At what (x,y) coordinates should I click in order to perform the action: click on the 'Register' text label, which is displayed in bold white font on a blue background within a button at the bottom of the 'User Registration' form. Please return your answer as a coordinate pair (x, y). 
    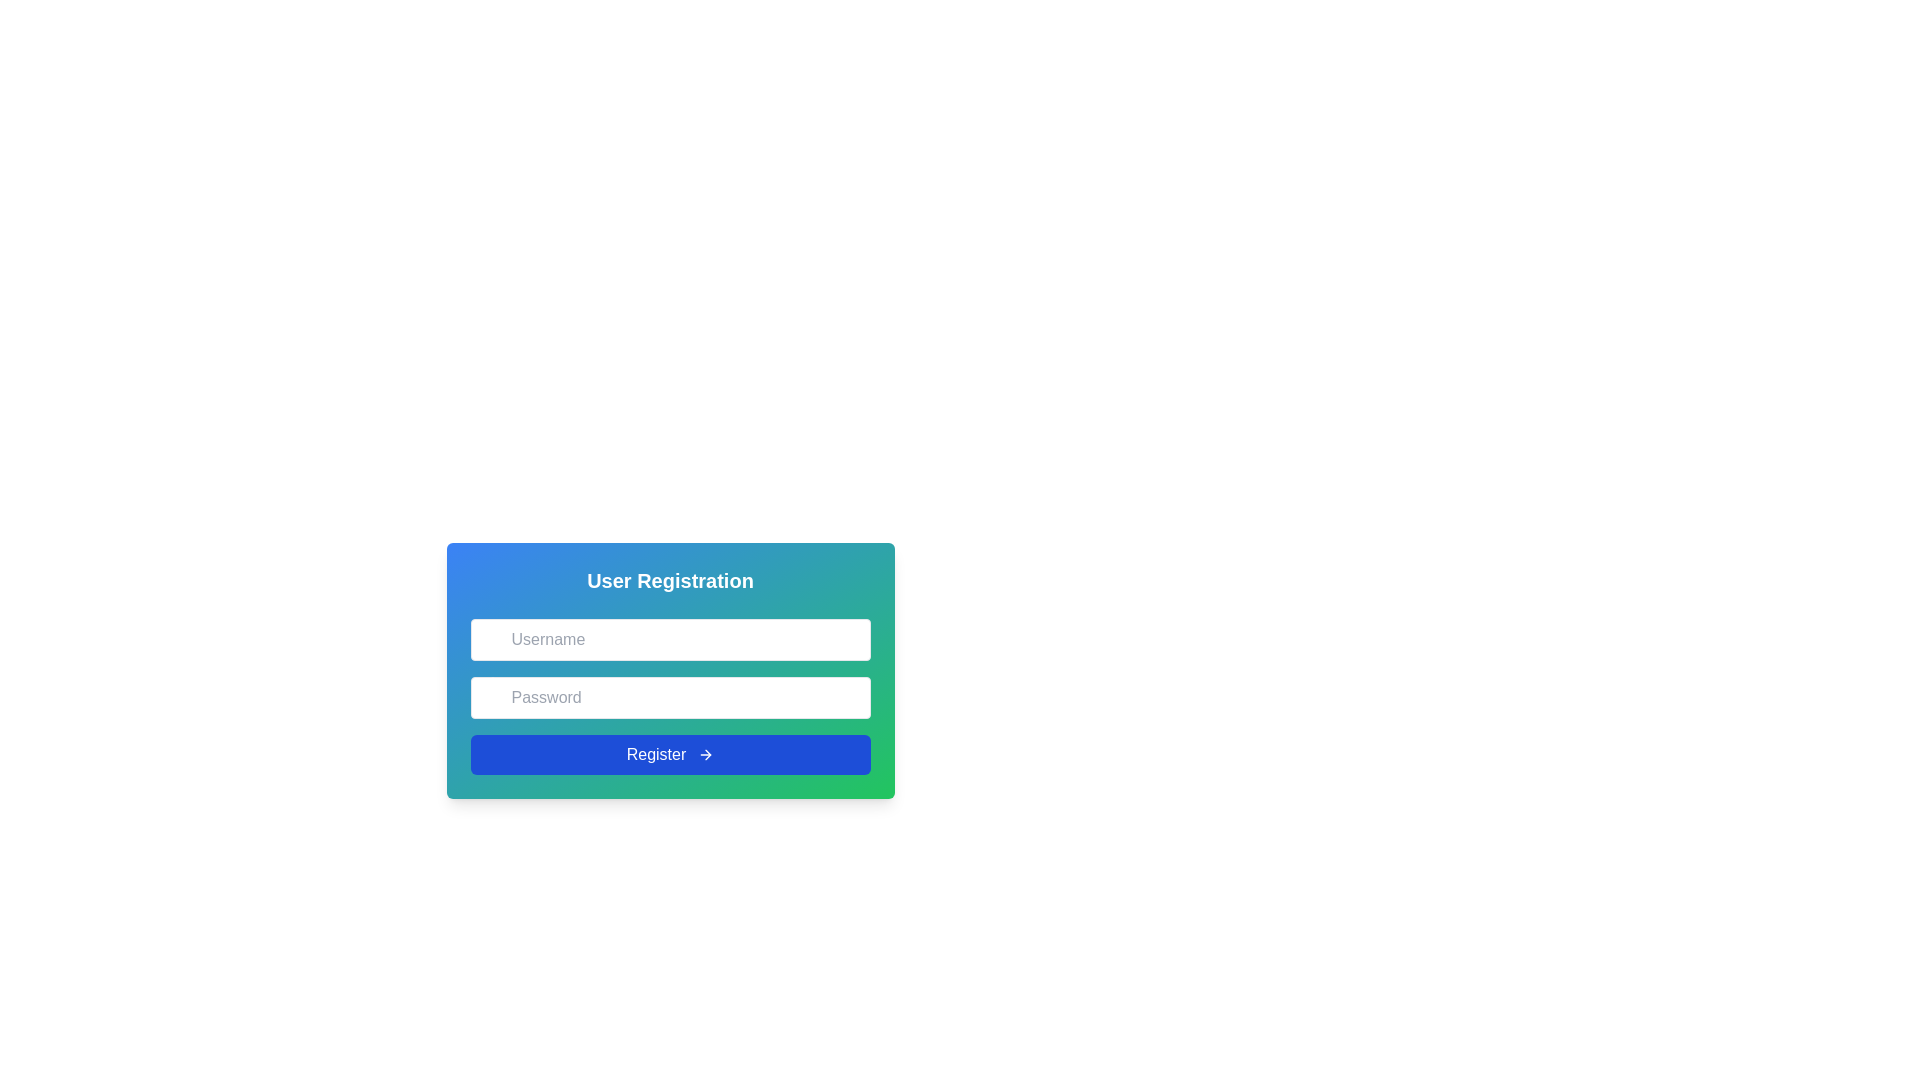
    Looking at the image, I should click on (656, 755).